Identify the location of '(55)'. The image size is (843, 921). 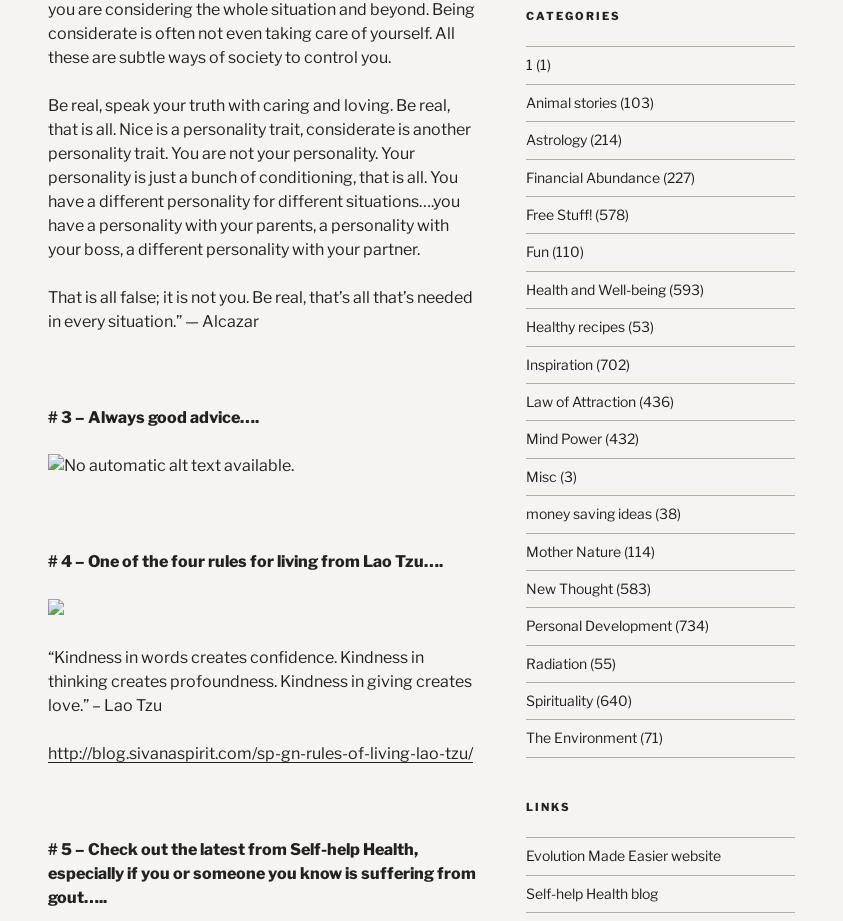
(585, 662).